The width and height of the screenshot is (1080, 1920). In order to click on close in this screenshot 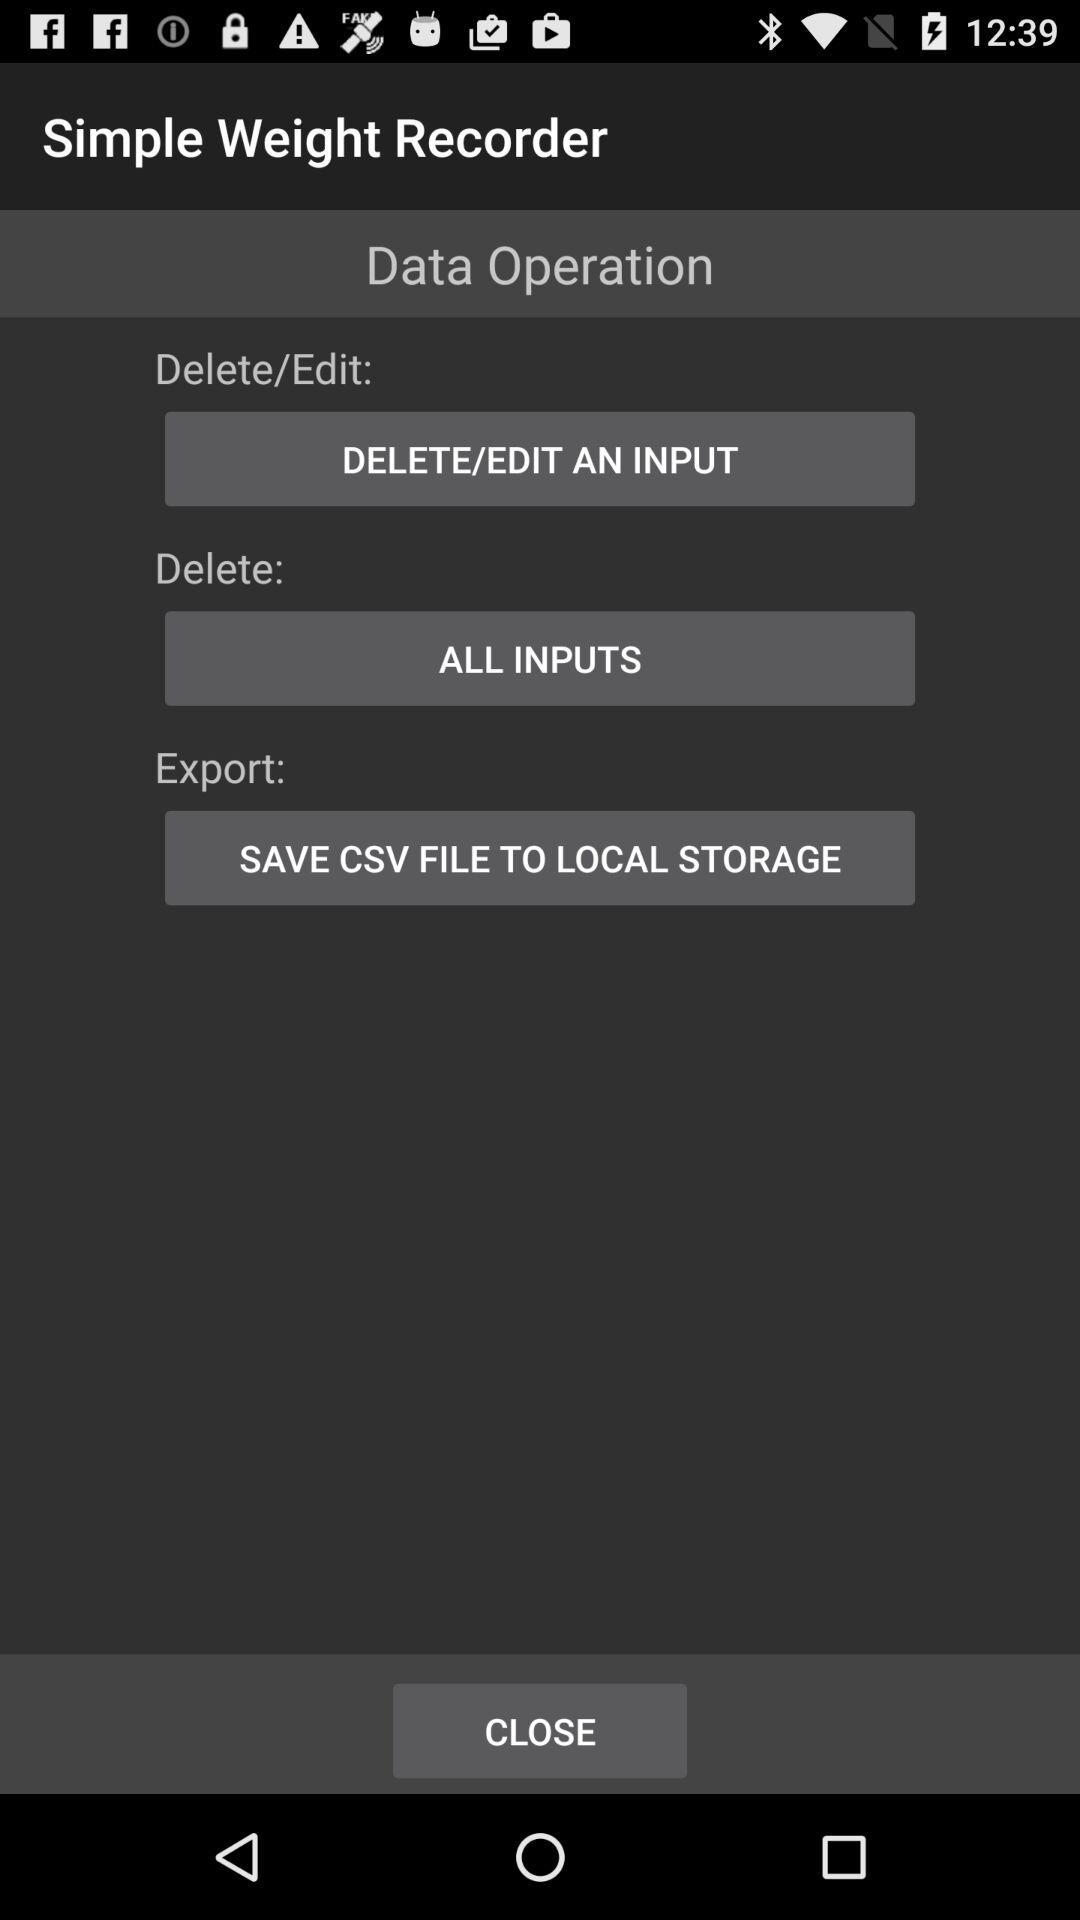, I will do `click(540, 1730)`.